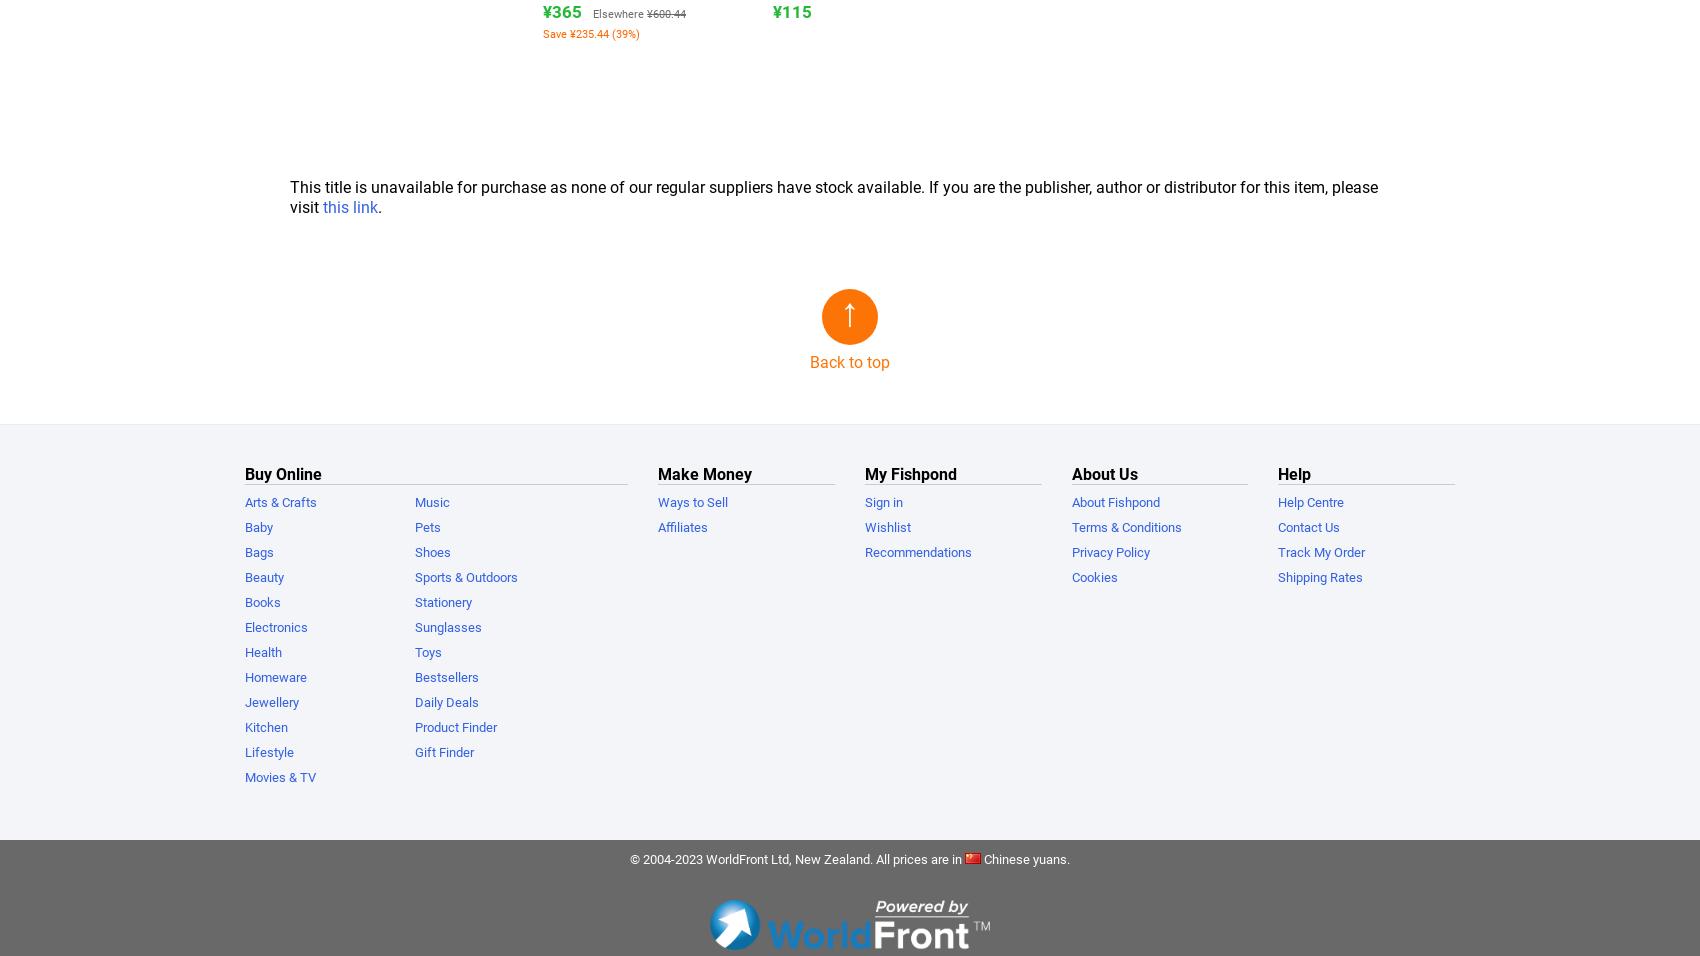 This screenshot has width=1700, height=956. What do you see at coordinates (1481, 11) in the screenshot?
I see `'¥434'` at bounding box center [1481, 11].